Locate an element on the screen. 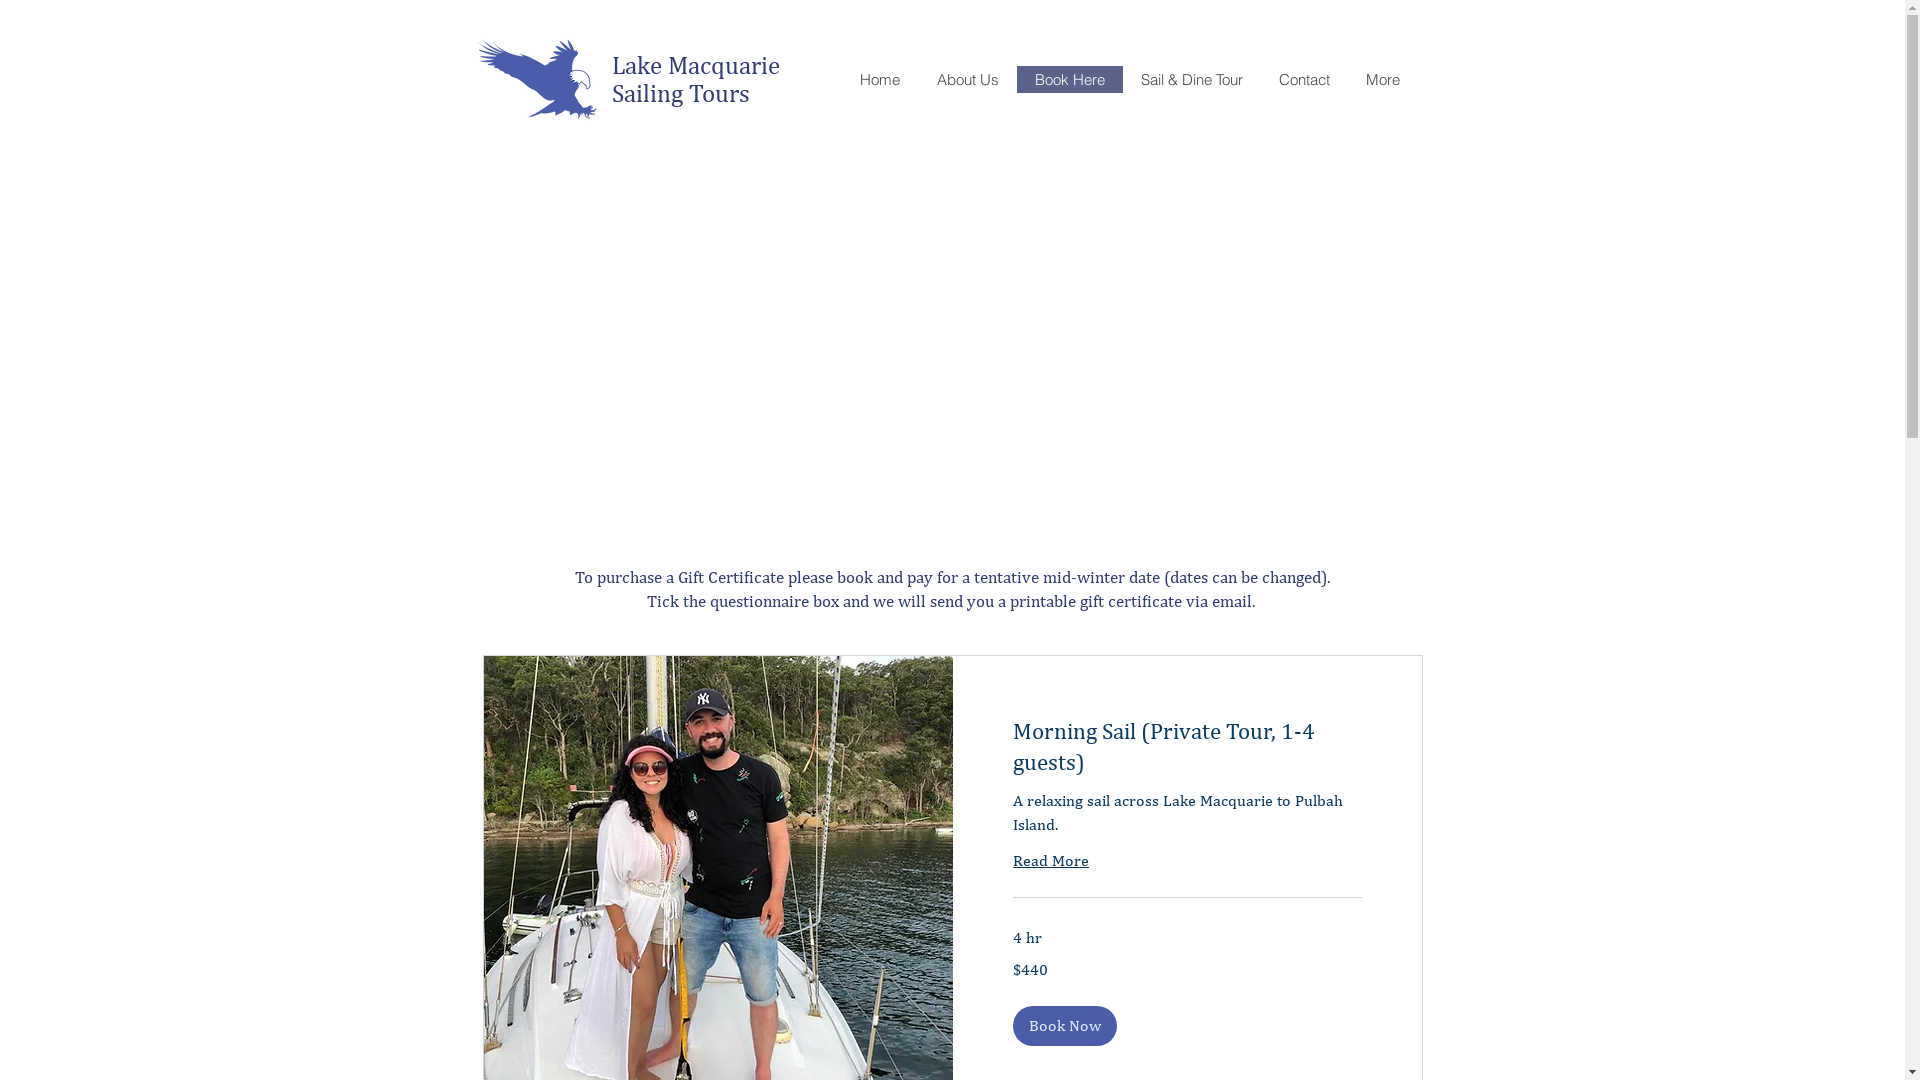 This screenshot has height=1080, width=1920. 'Contact' is located at coordinates (1303, 78).